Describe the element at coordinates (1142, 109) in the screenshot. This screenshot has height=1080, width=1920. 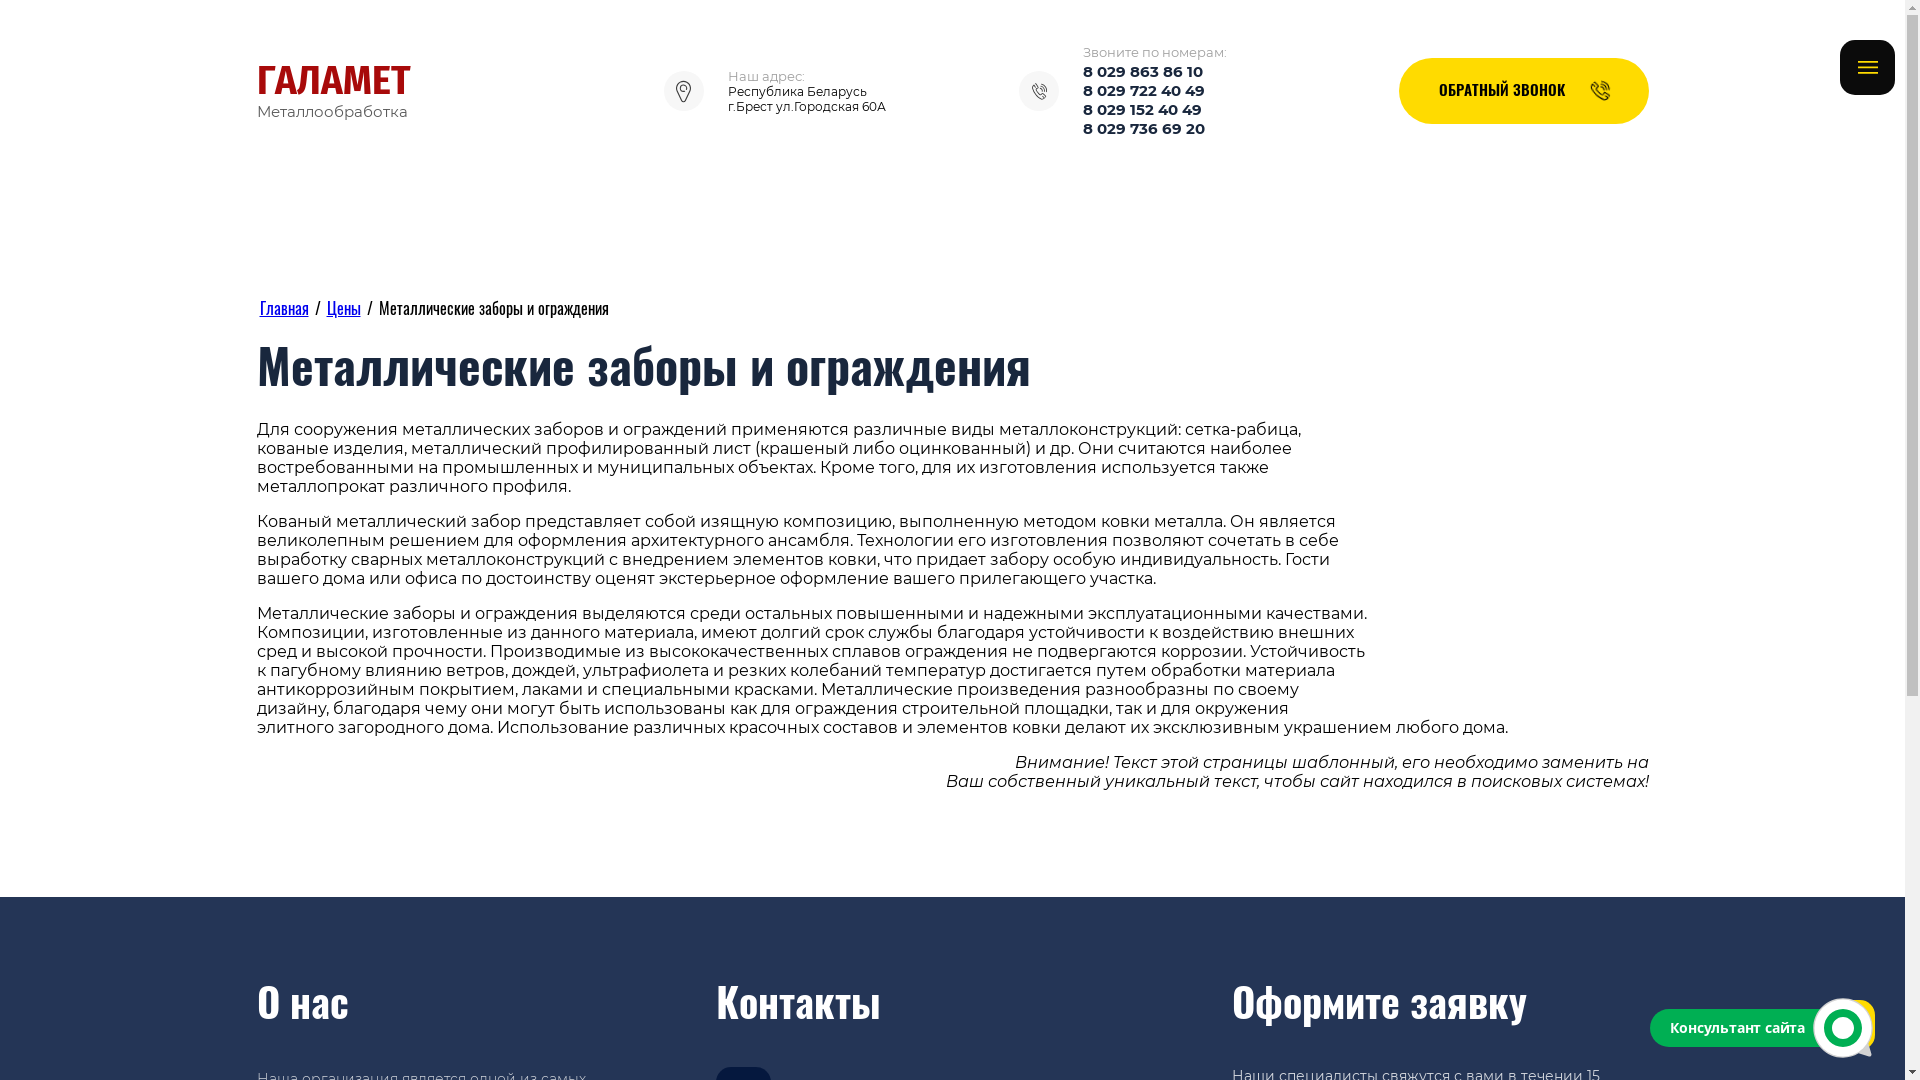
I see `'8 029 152 40 49'` at that location.